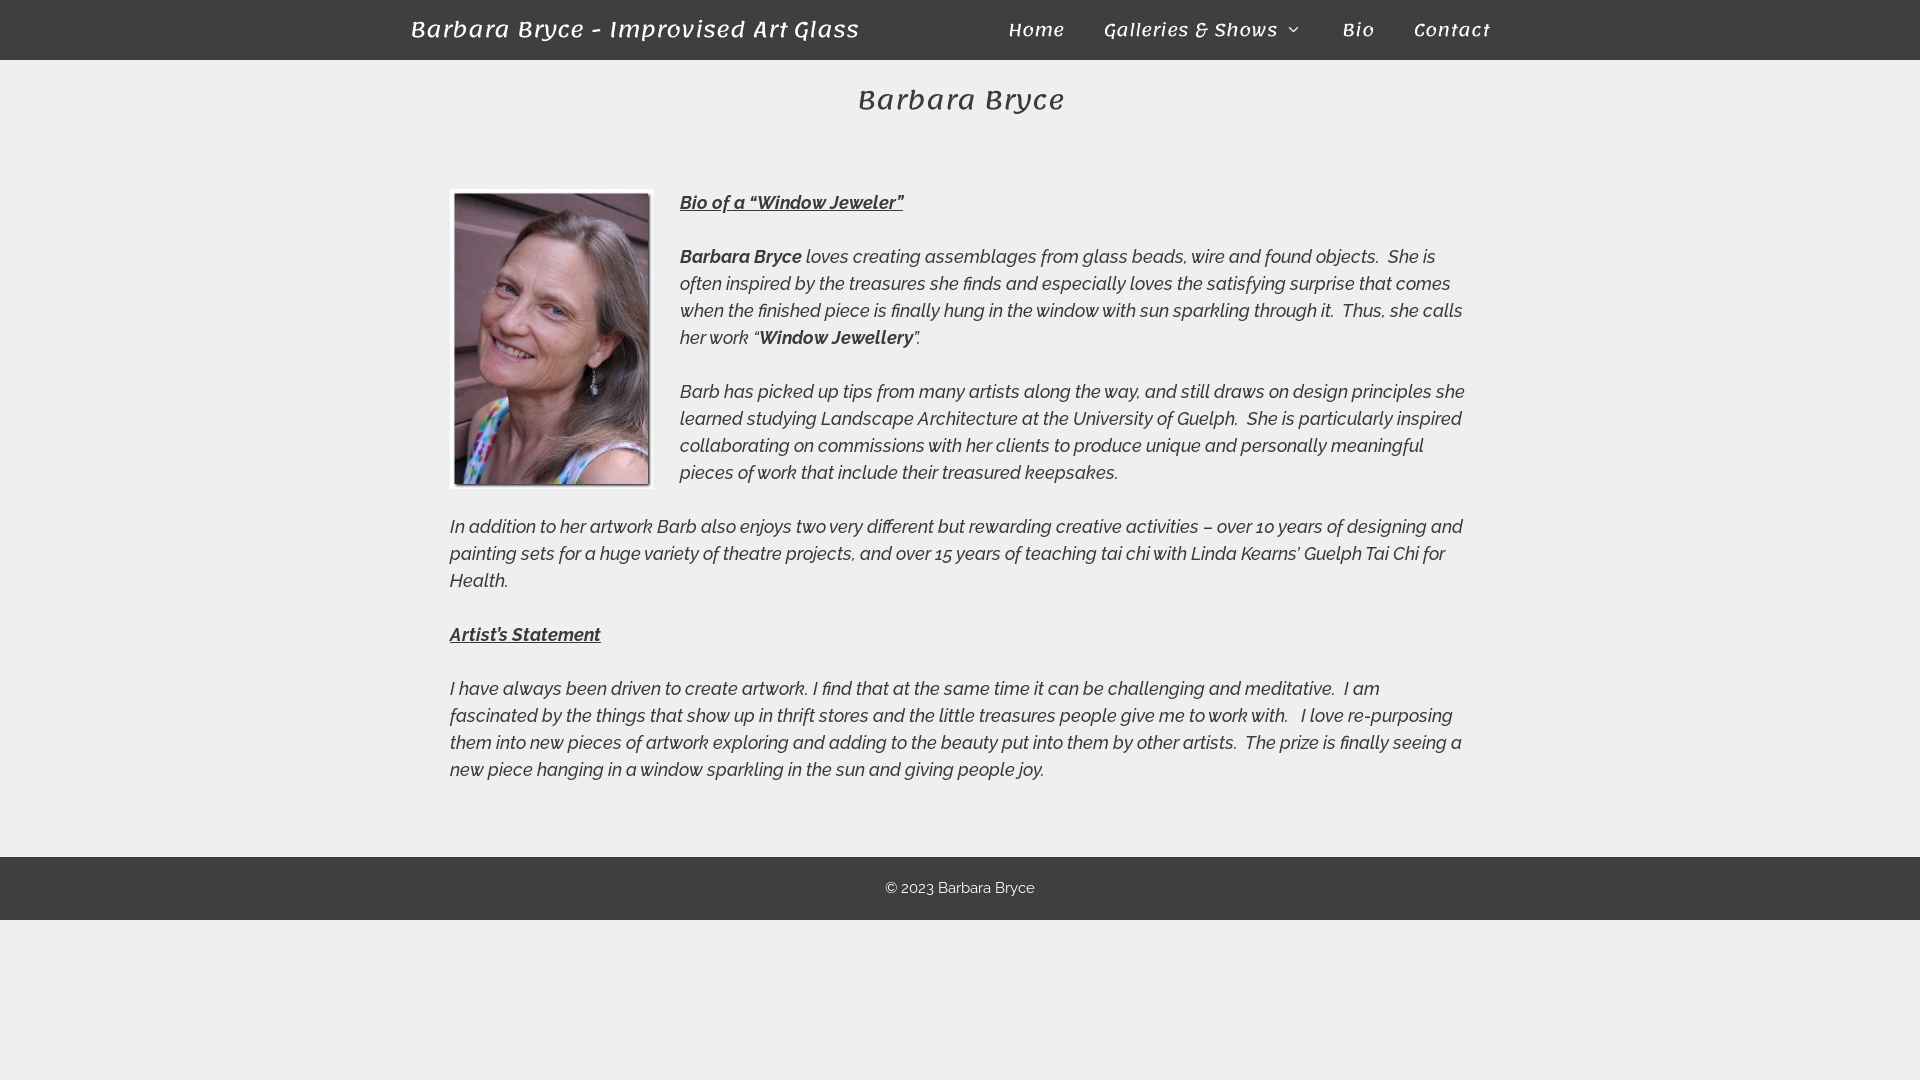 The height and width of the screenshot is (1080, 1920). I want to click on 'Bio', so click(1358, 30).